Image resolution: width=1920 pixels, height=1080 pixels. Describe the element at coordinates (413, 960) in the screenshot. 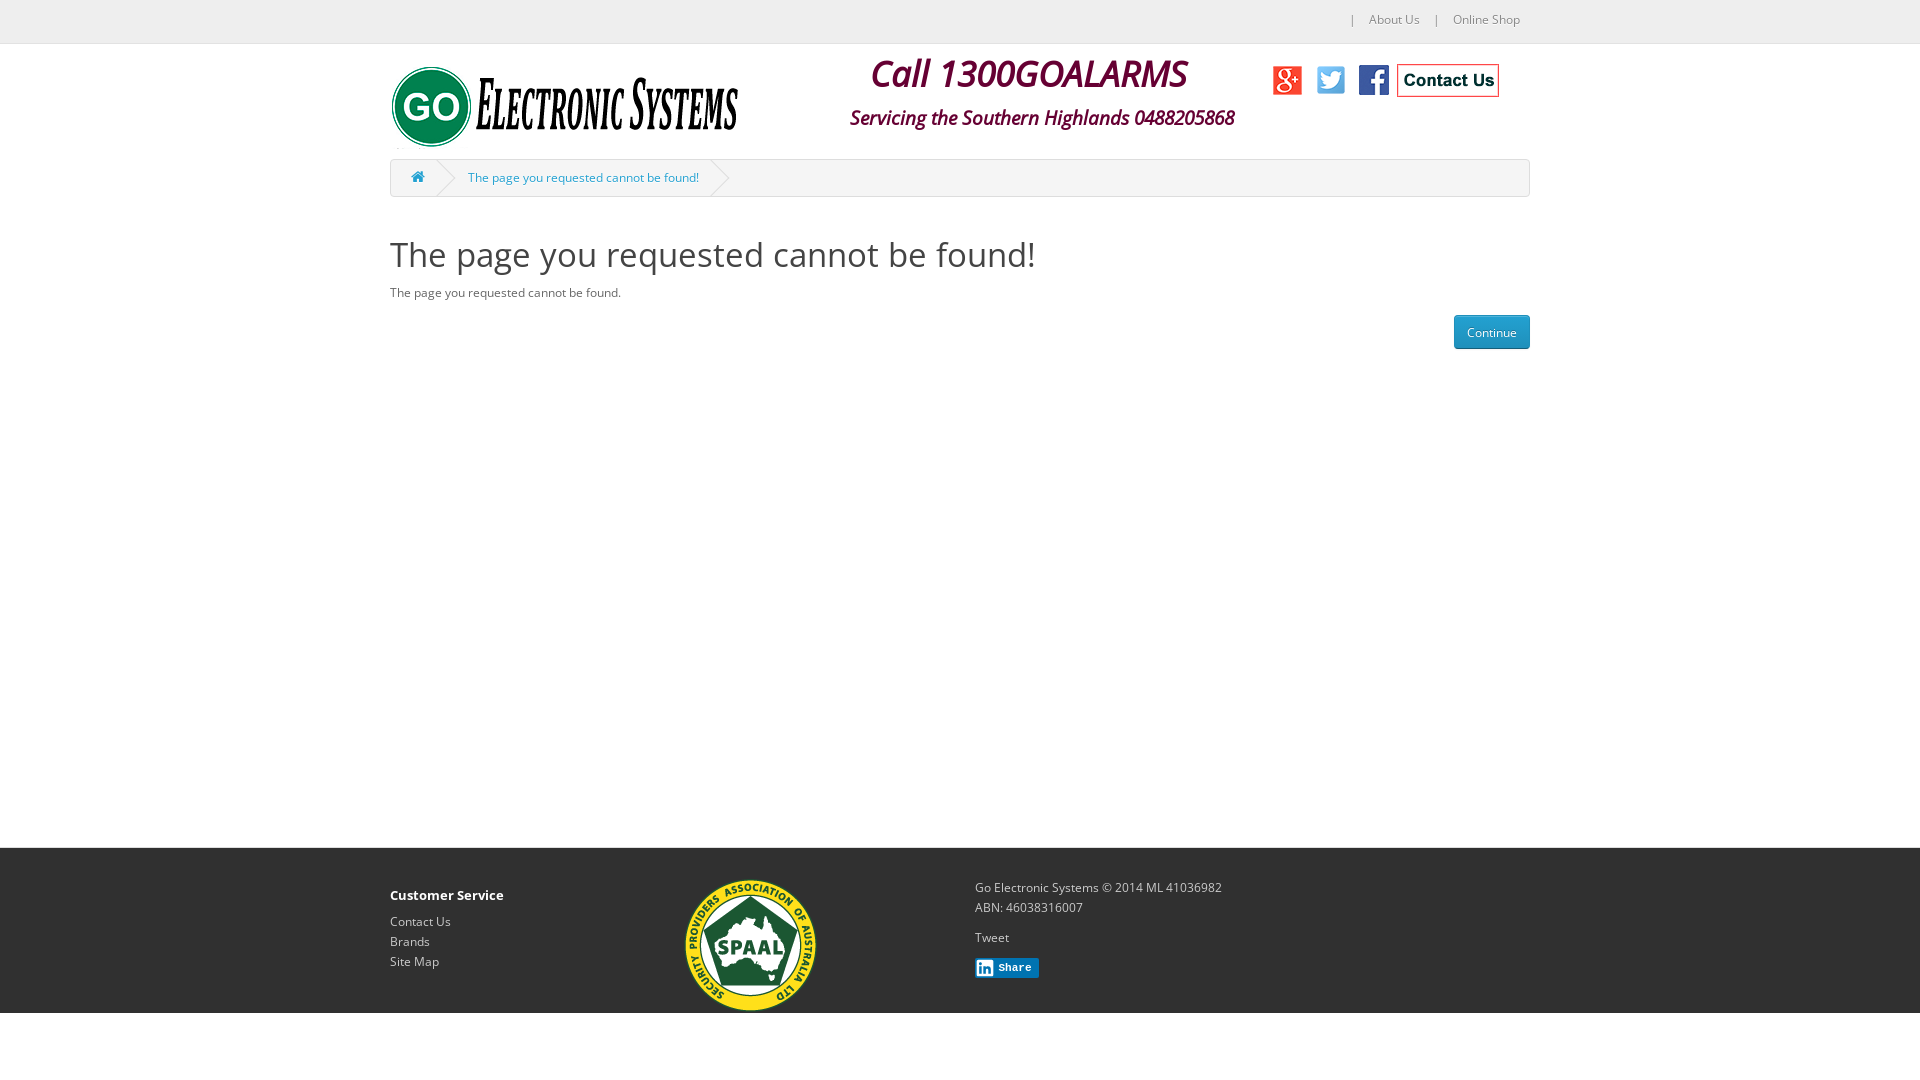

I see `'Site Map'` at that location.